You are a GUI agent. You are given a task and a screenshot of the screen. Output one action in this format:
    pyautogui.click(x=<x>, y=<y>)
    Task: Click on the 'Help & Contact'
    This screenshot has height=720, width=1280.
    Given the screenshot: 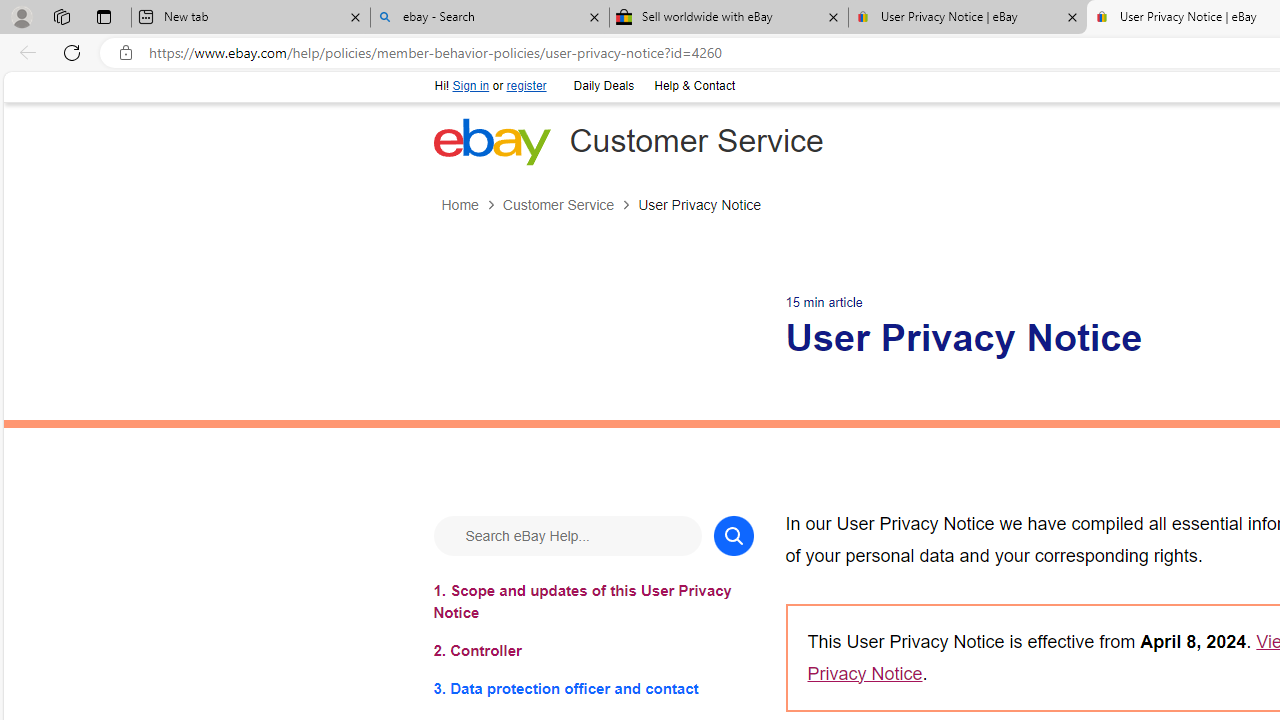 What is the action you would take?
    pyautogui.click(x=694, y=86)
    